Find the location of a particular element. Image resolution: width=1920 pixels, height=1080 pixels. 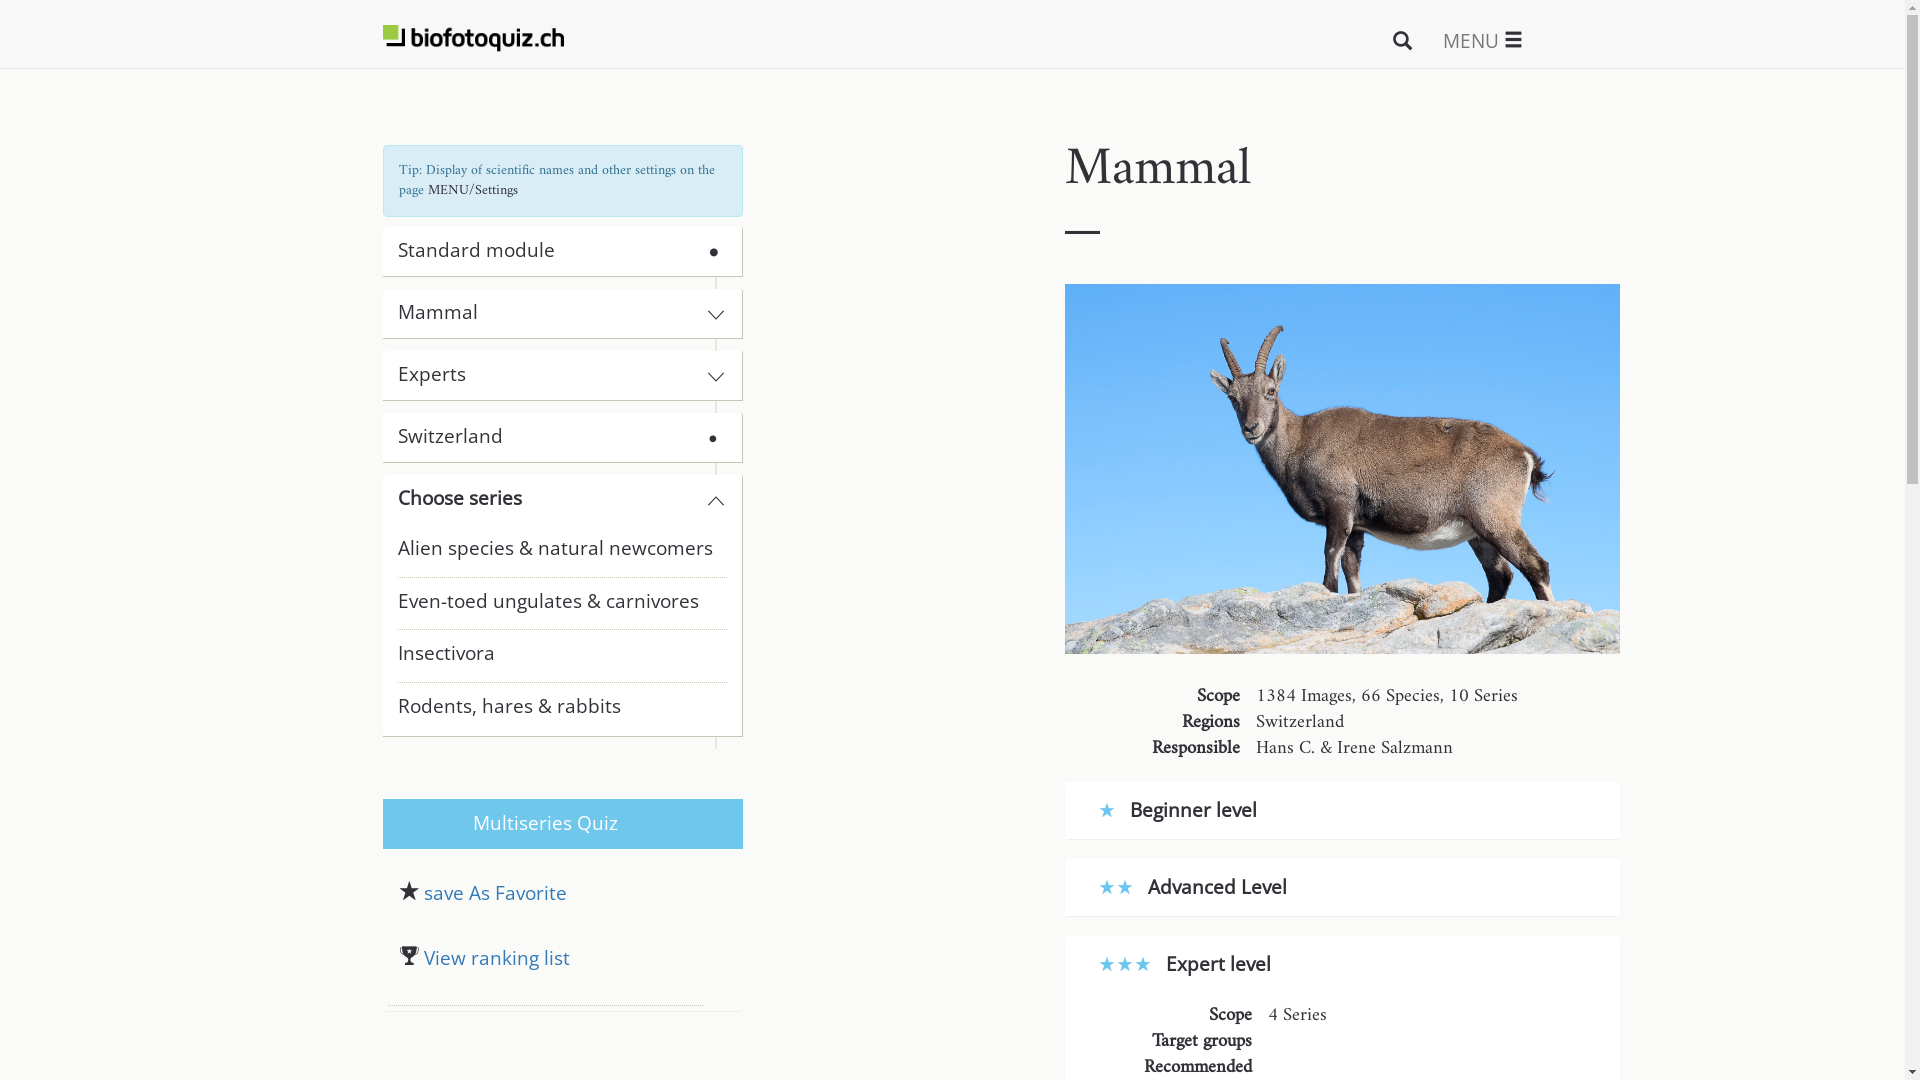

'Multiseries Quiz' is located at coordinates (545, 823).